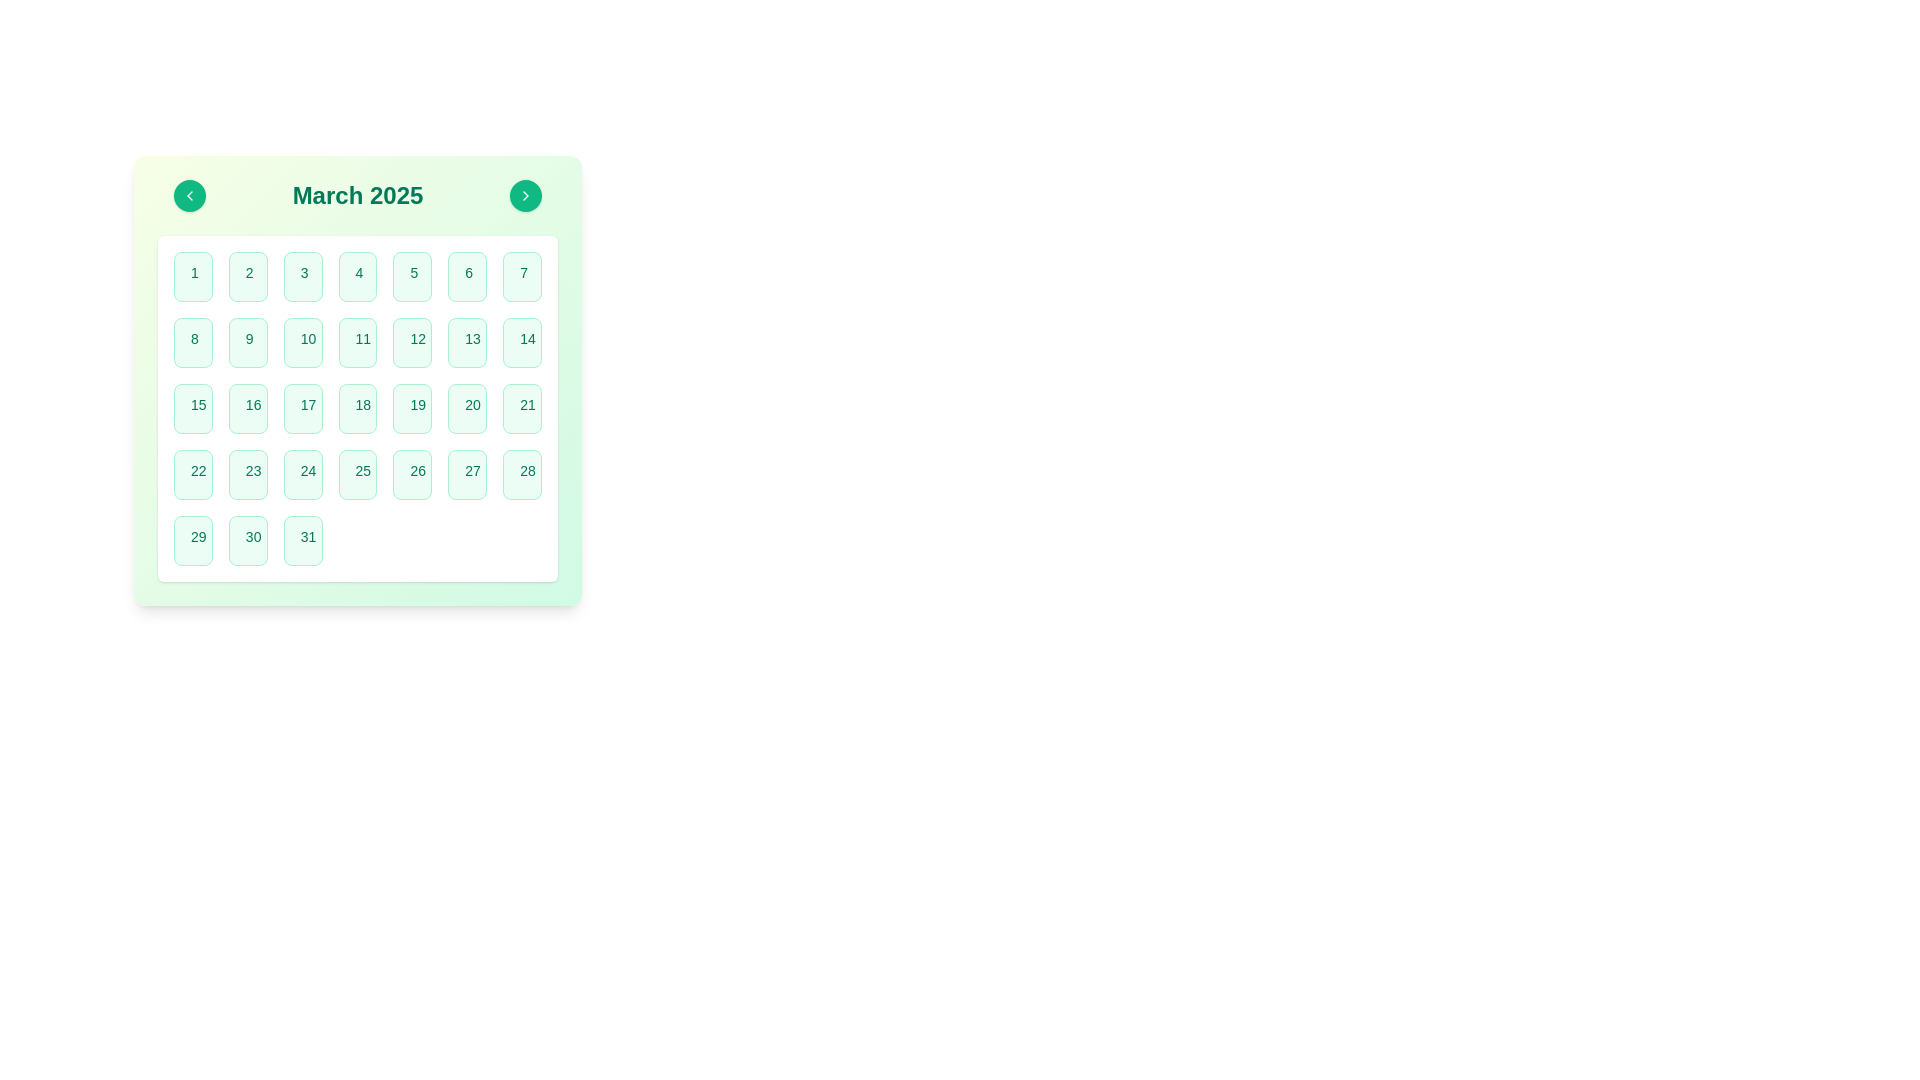 The image size is (1920, 1080). I want to click on the button representing the 17th day of March 2025 in the calendar, so click(302, 407).